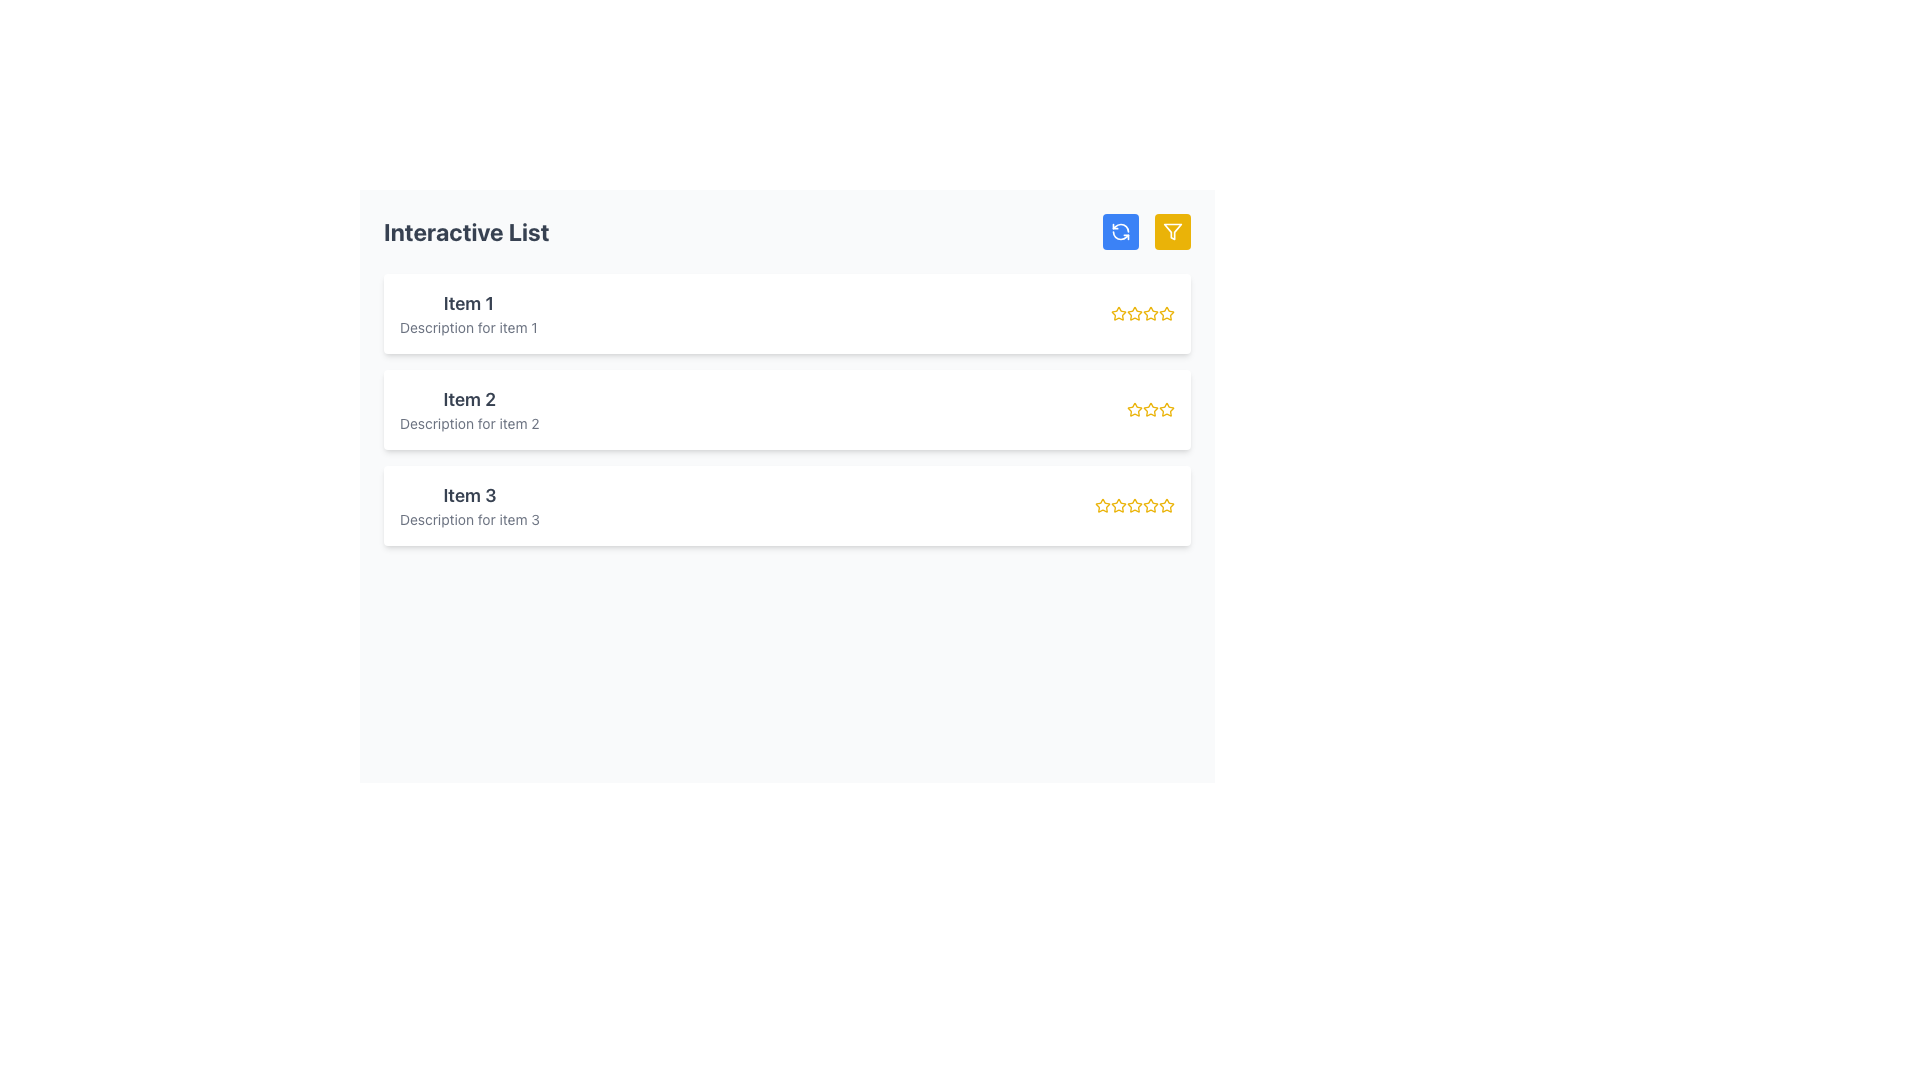 The image size is (1920, 1080). I want to click on the first star icon in the rating system, so click(1102, 504).